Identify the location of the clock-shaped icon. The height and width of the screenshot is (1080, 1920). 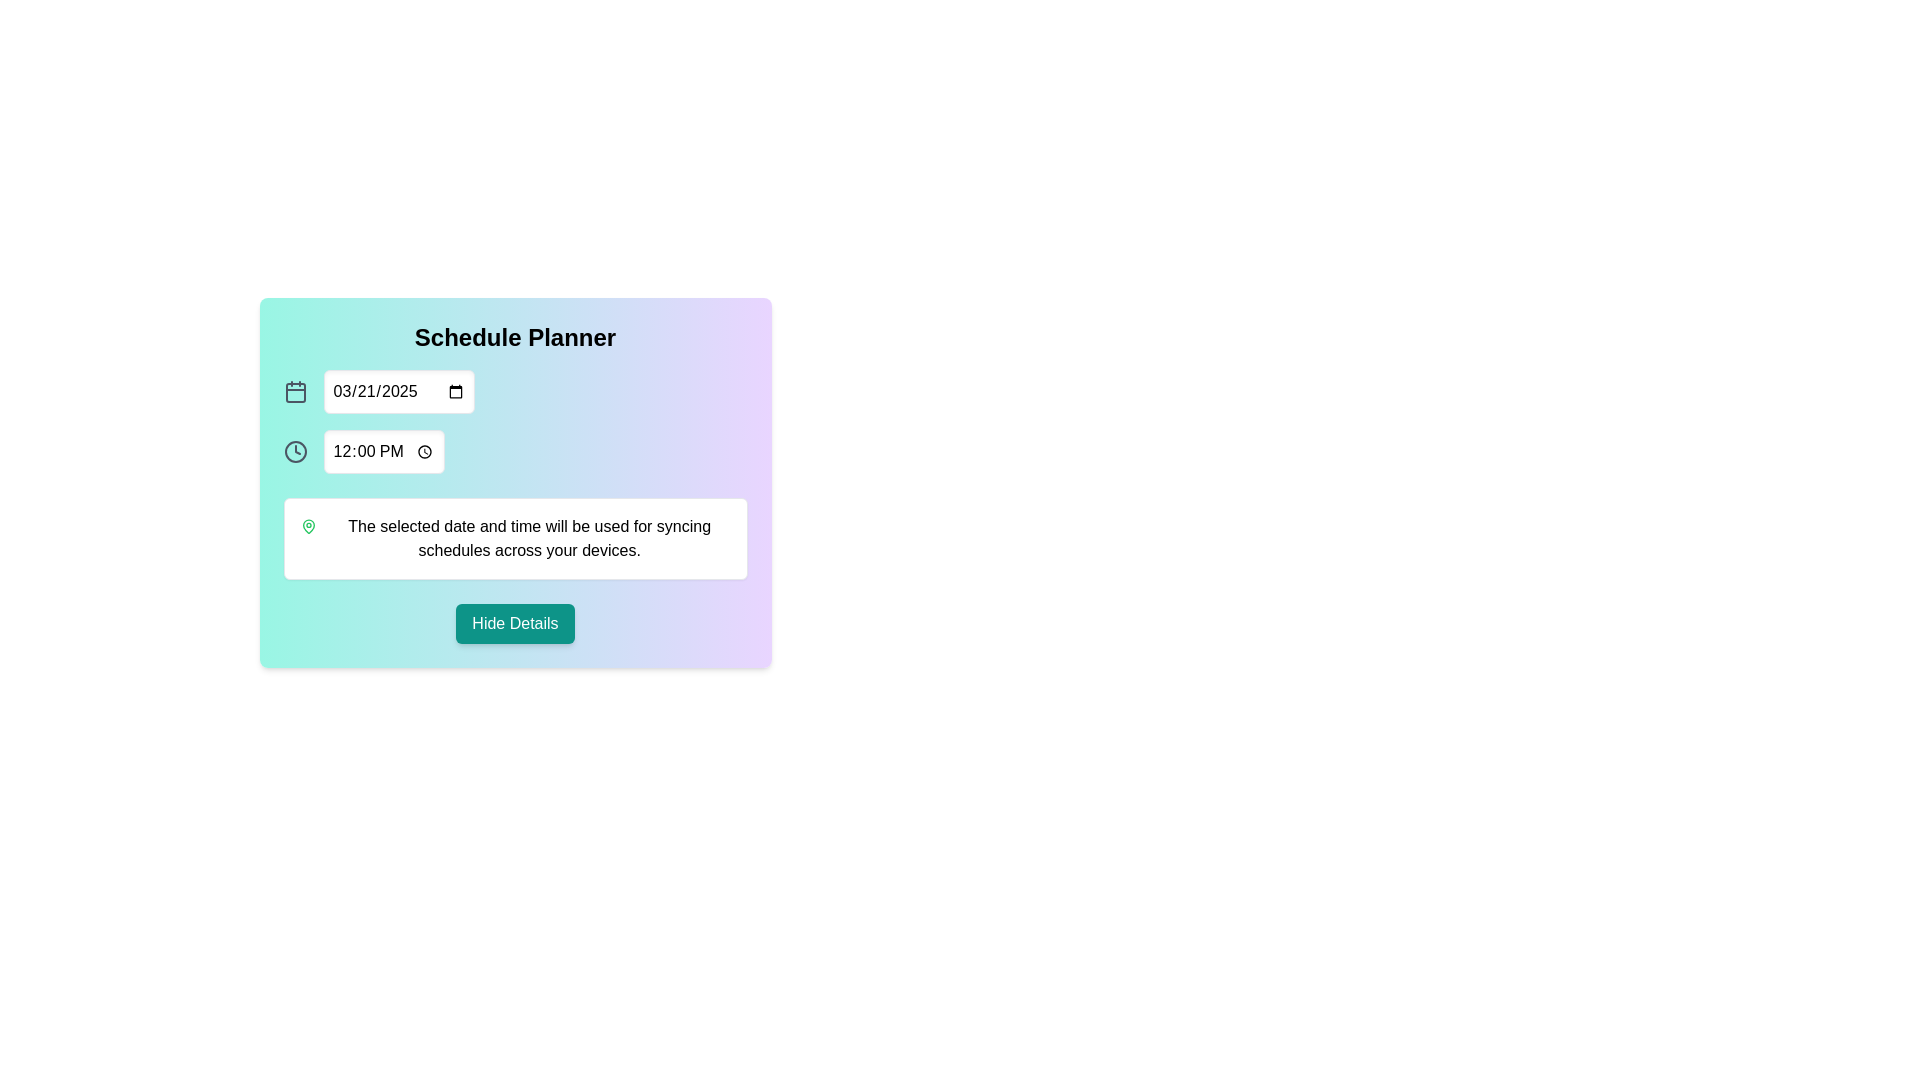
(294, 451).